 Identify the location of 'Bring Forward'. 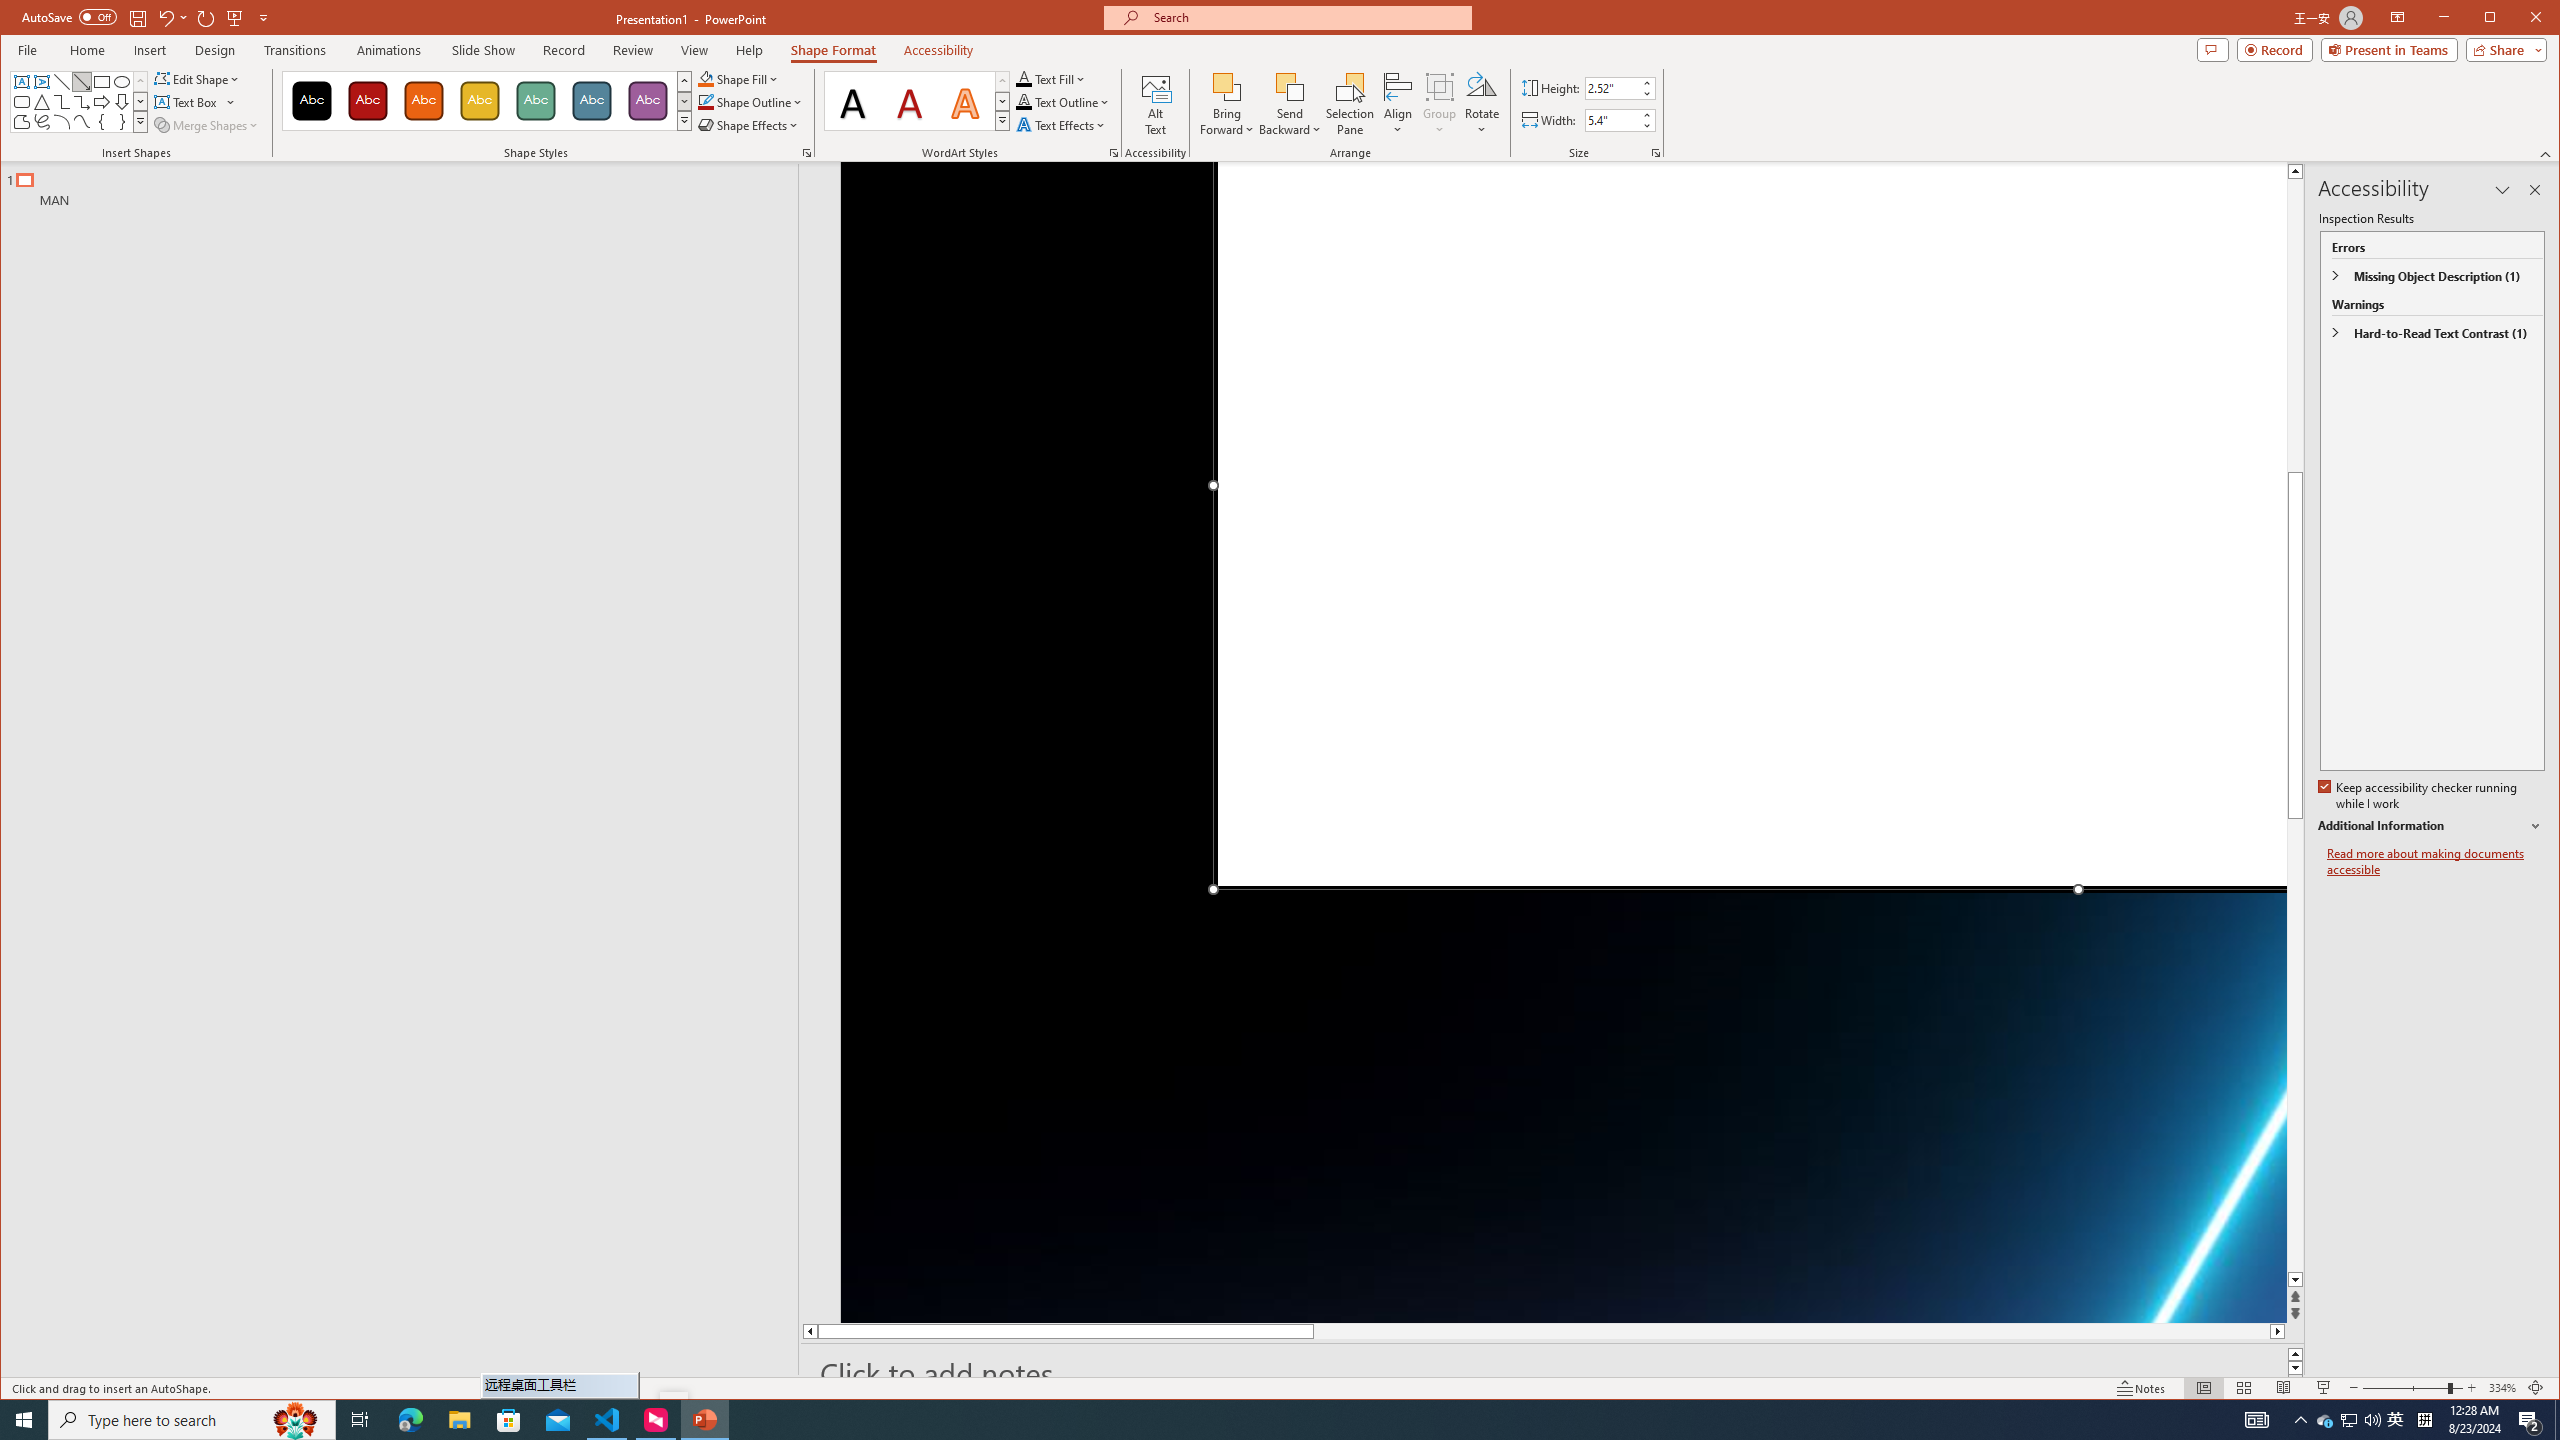
(1227, 103).